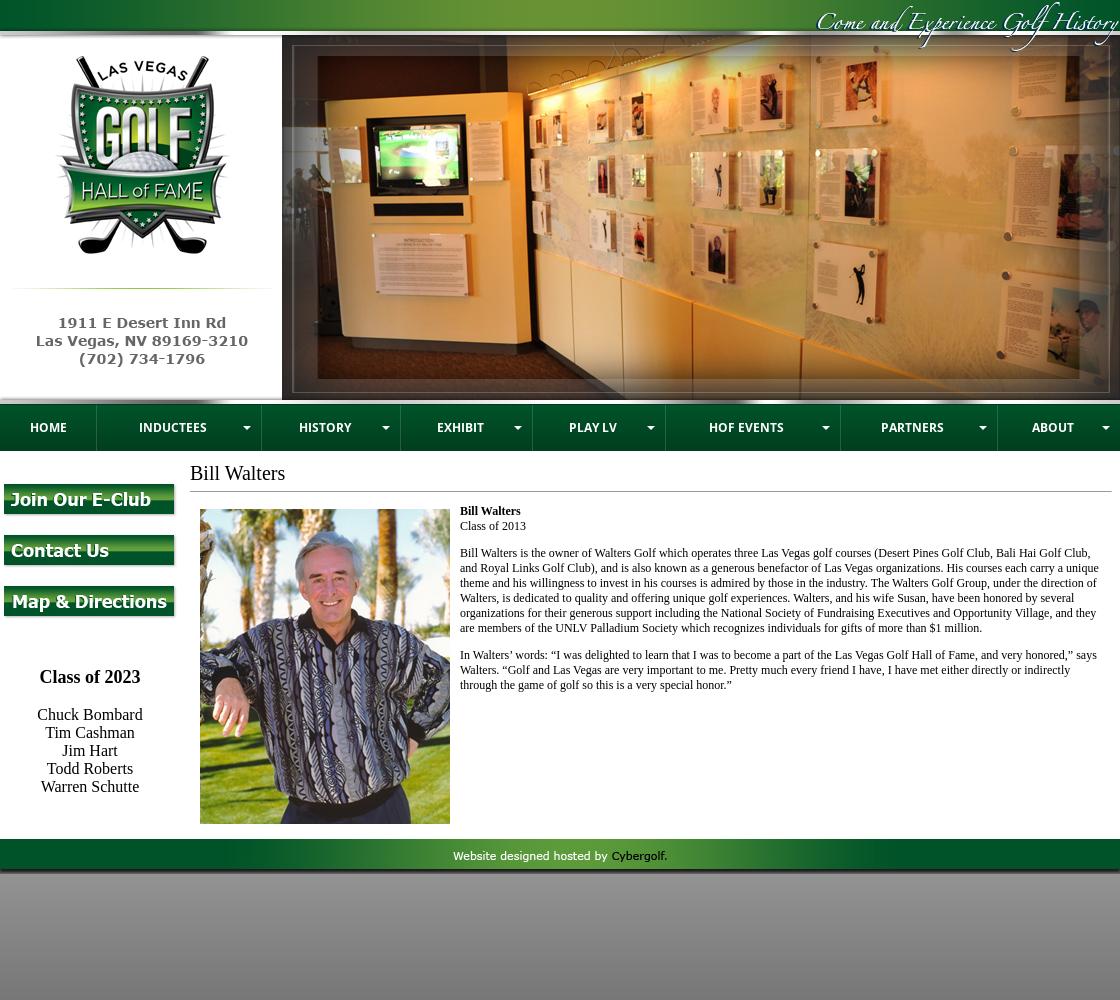  Describe the element at coordinates (89, 748) in the screenshot. I see `'Jim Hart'` at that location.